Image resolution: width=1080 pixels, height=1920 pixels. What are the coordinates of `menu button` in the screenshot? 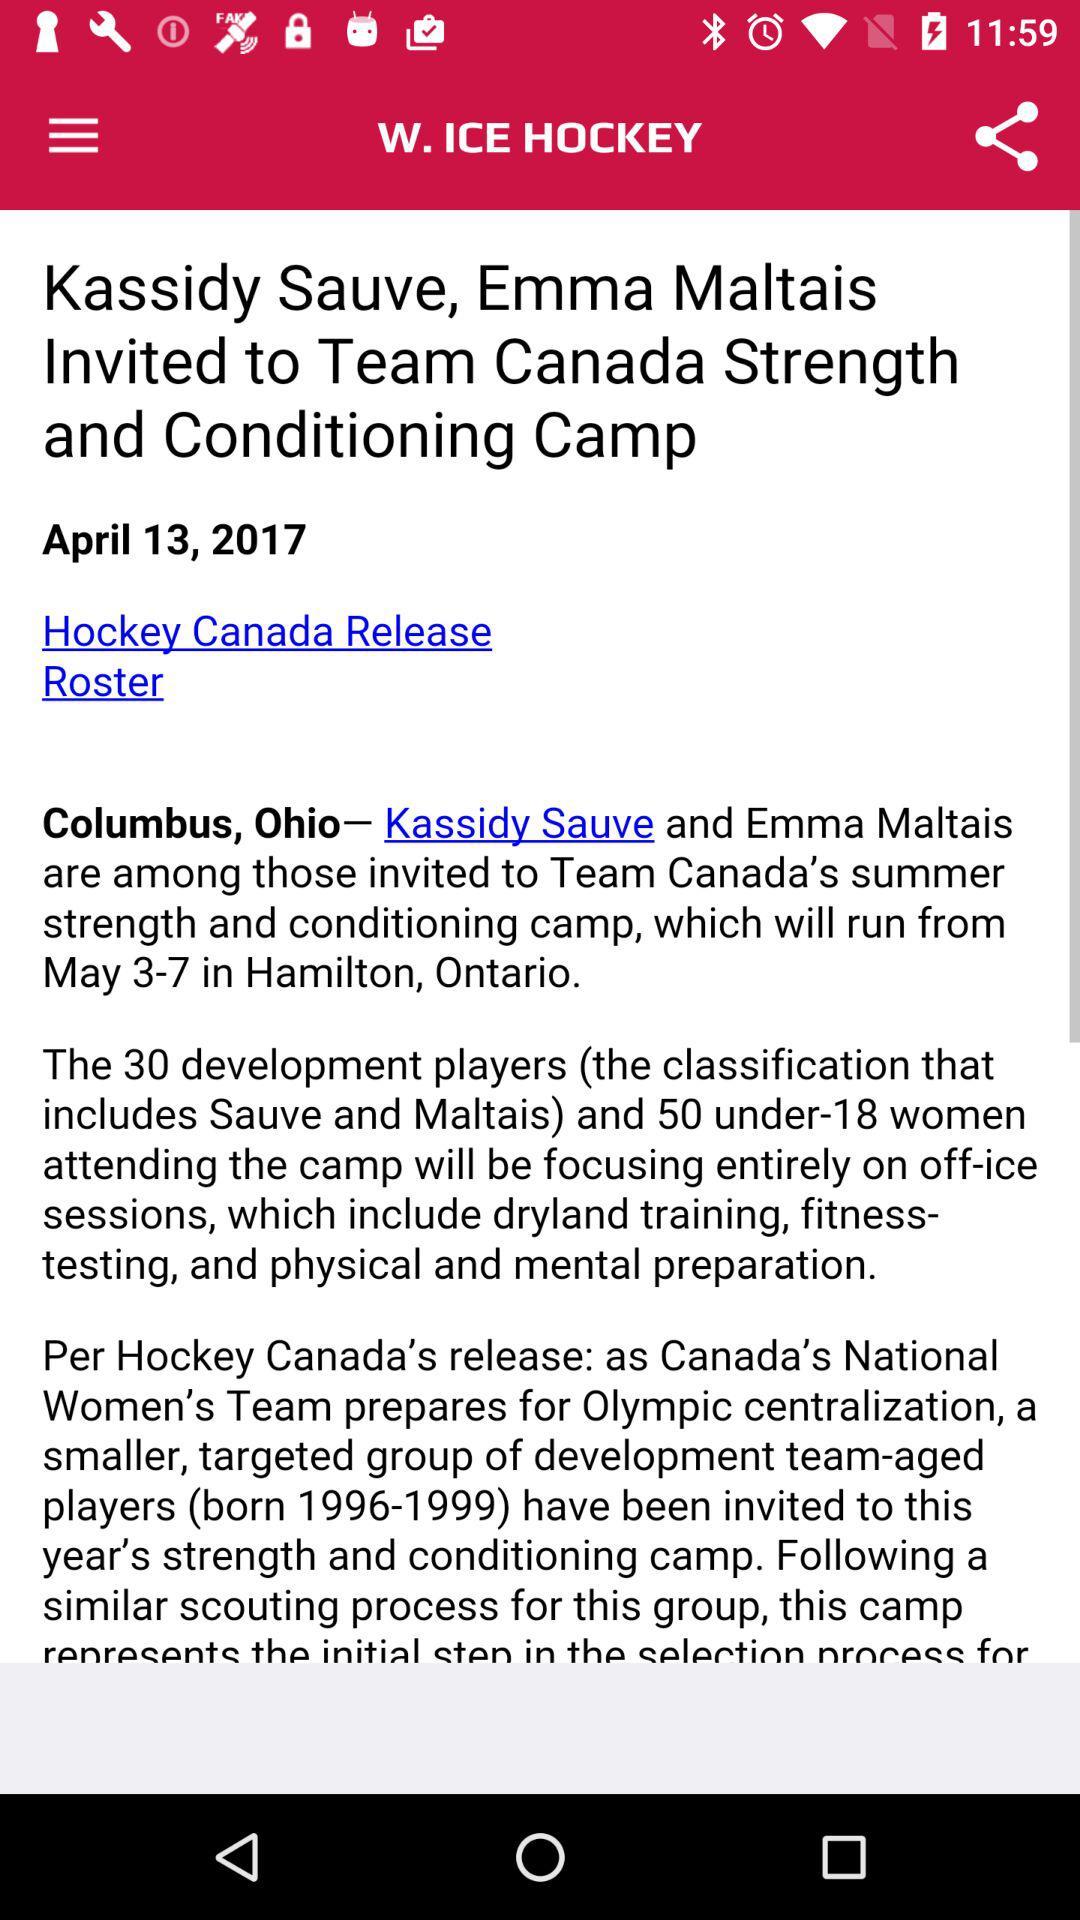 It's located at (72, 135).